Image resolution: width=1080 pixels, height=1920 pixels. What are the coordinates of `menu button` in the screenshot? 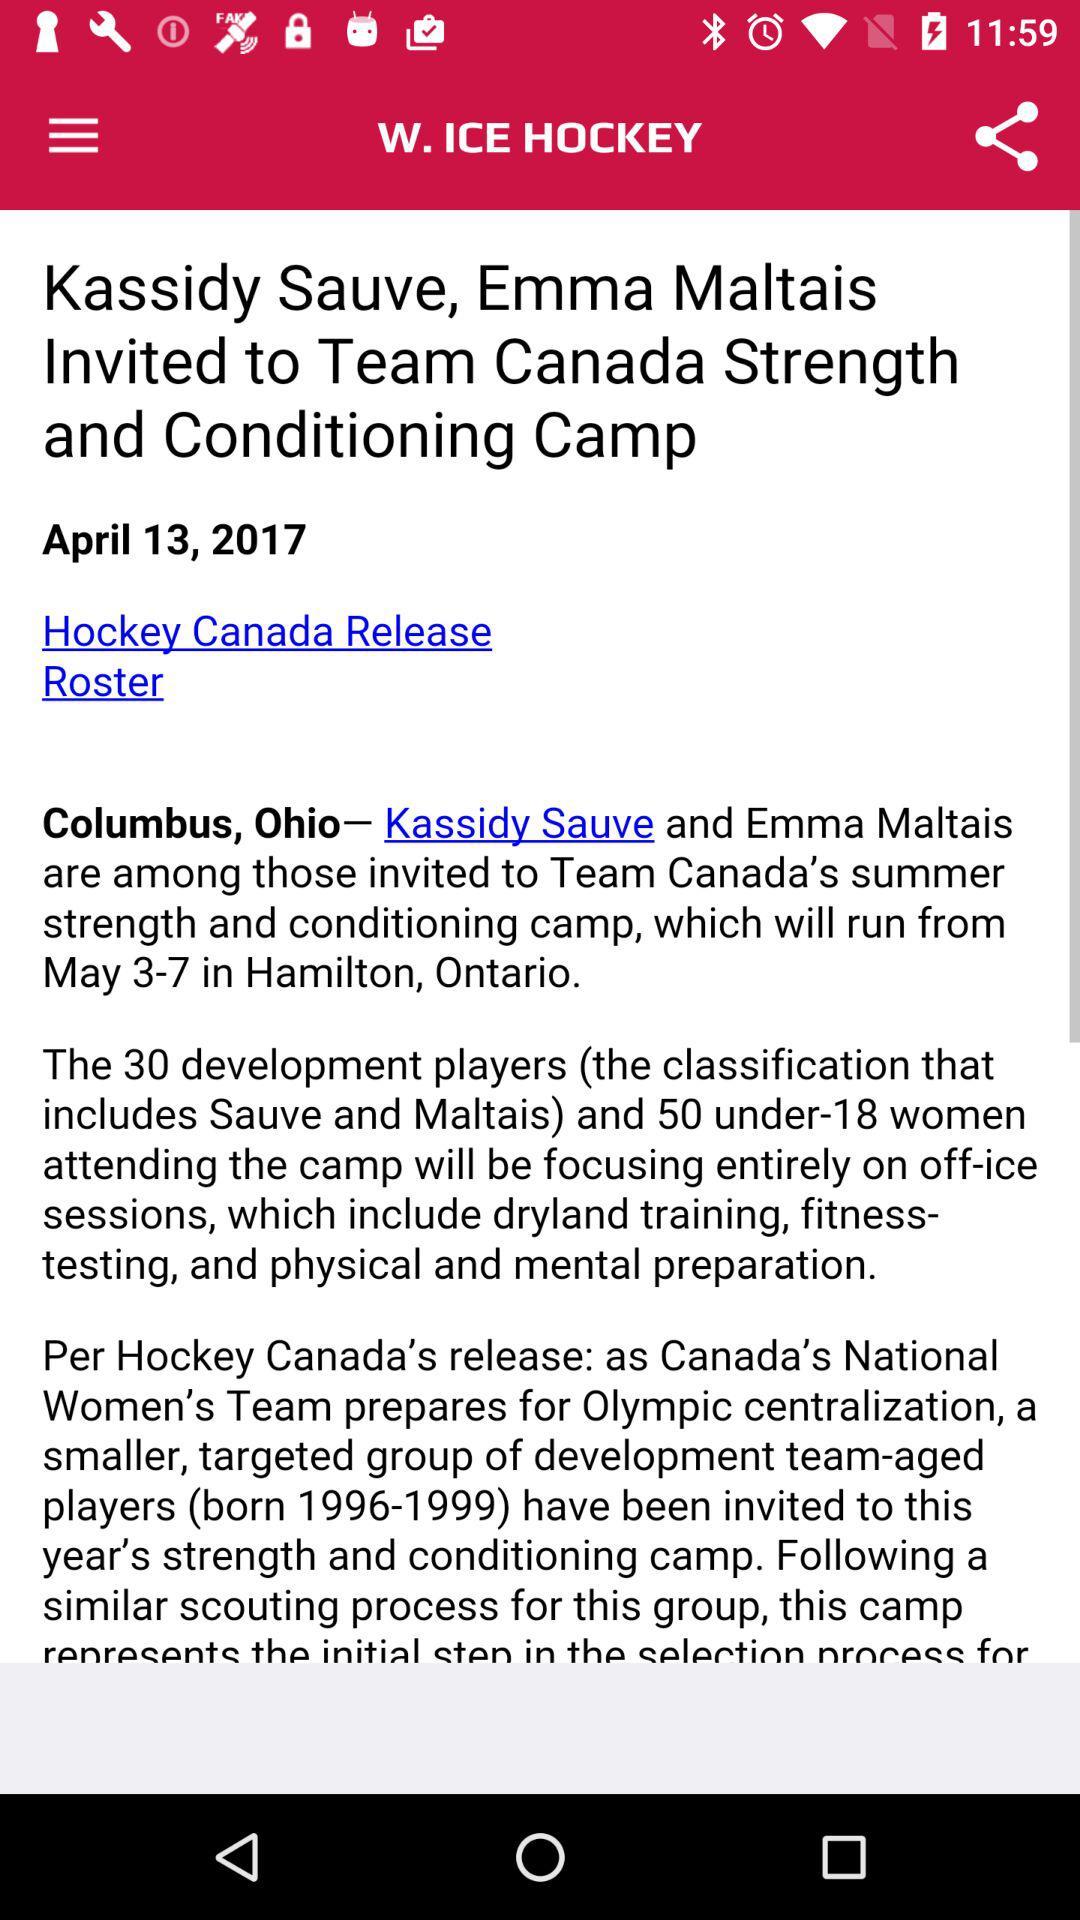 It's located at (72, 135).